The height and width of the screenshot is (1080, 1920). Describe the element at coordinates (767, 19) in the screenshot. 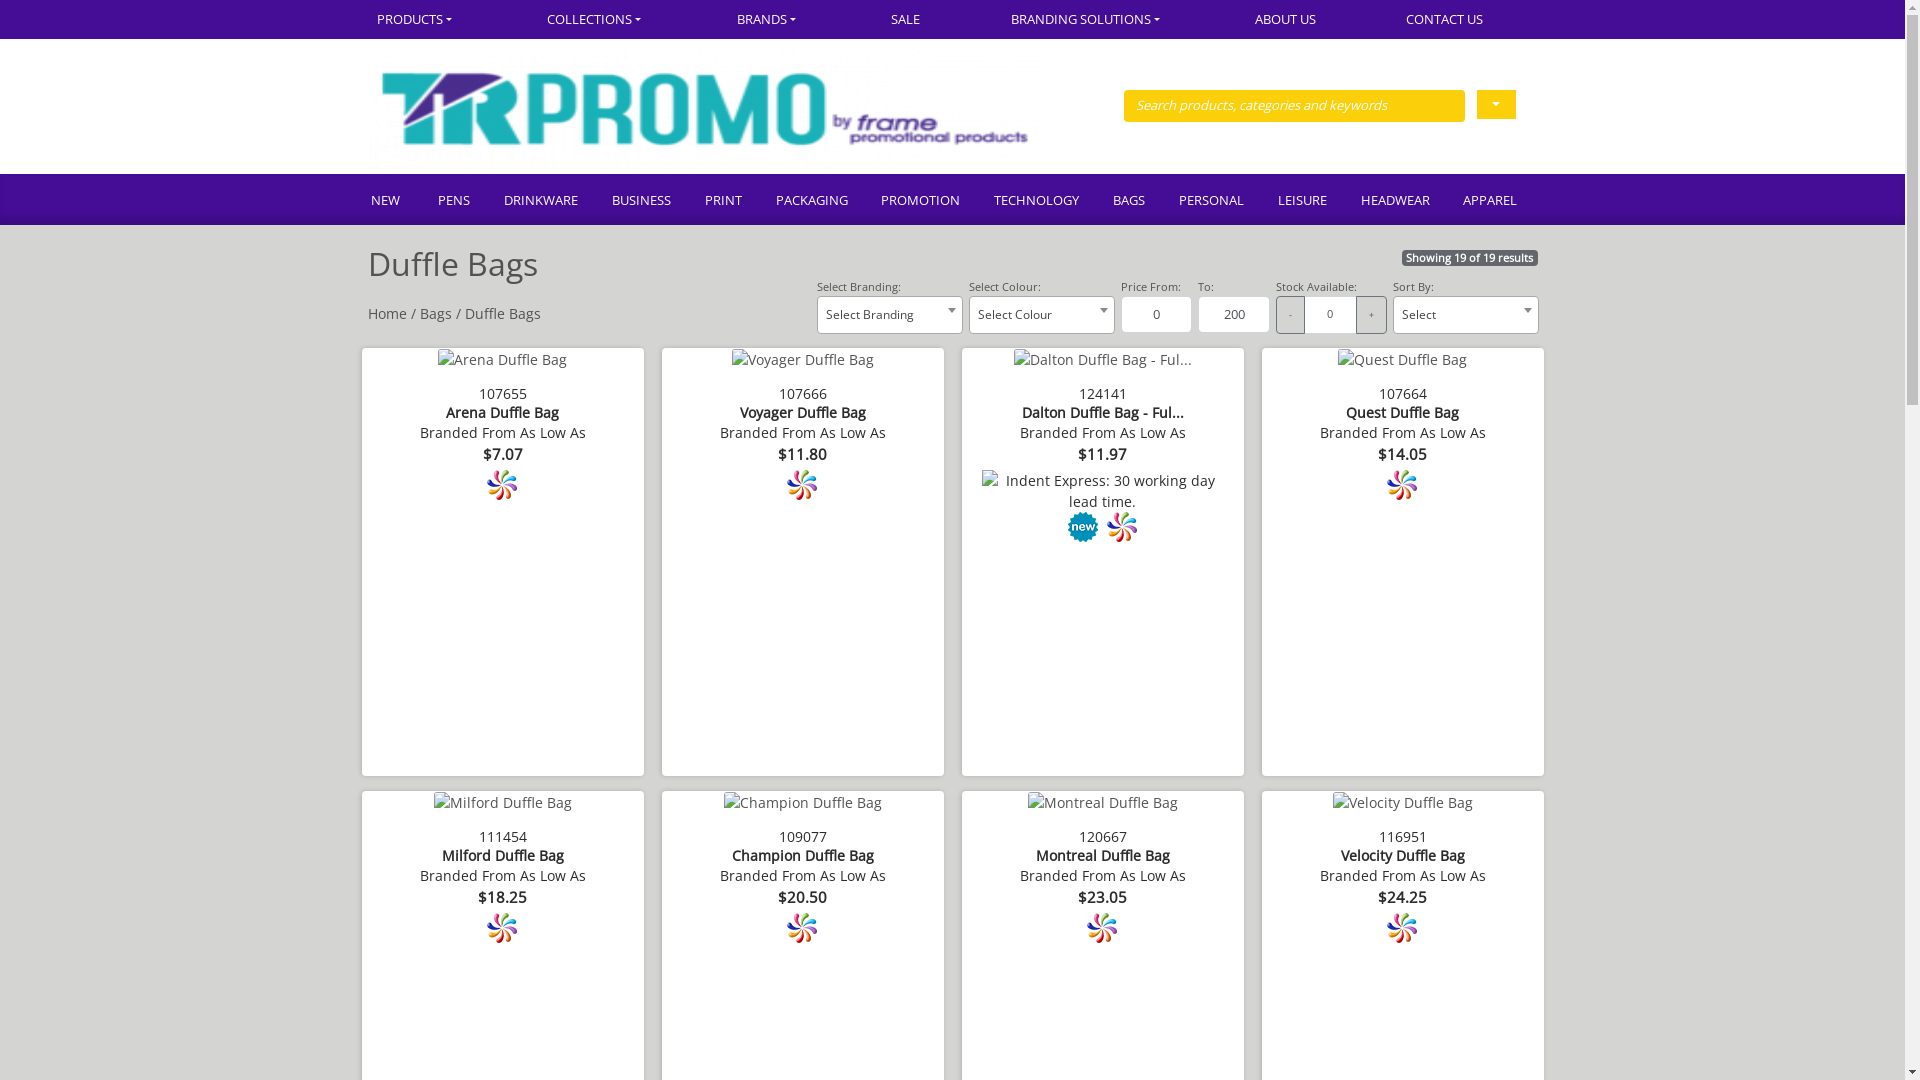

I see `'BRANDS'` at that location.